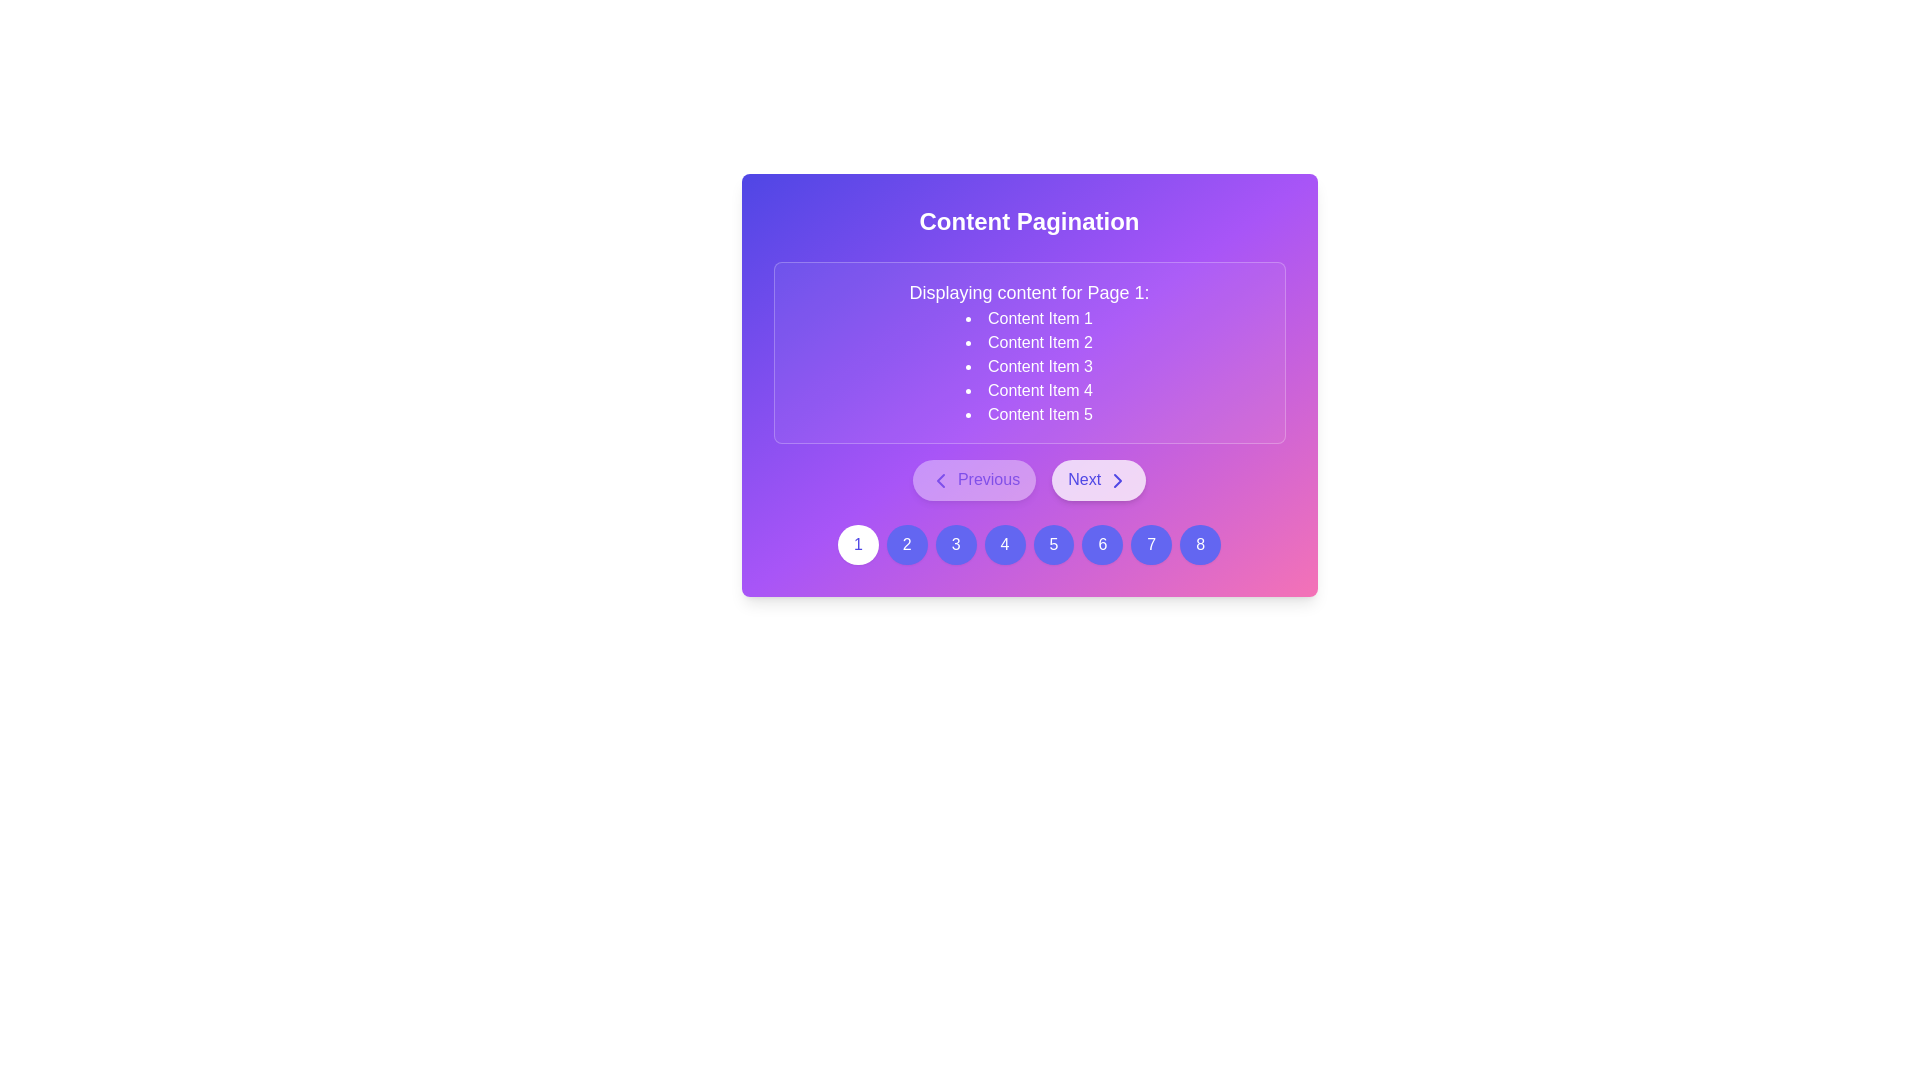 This screenshot has height=1080, width=1920. I want to click on the pagination button for page 6 located in the bottom row of the content box labeled 'Content Pagination', so click(1101, 544).